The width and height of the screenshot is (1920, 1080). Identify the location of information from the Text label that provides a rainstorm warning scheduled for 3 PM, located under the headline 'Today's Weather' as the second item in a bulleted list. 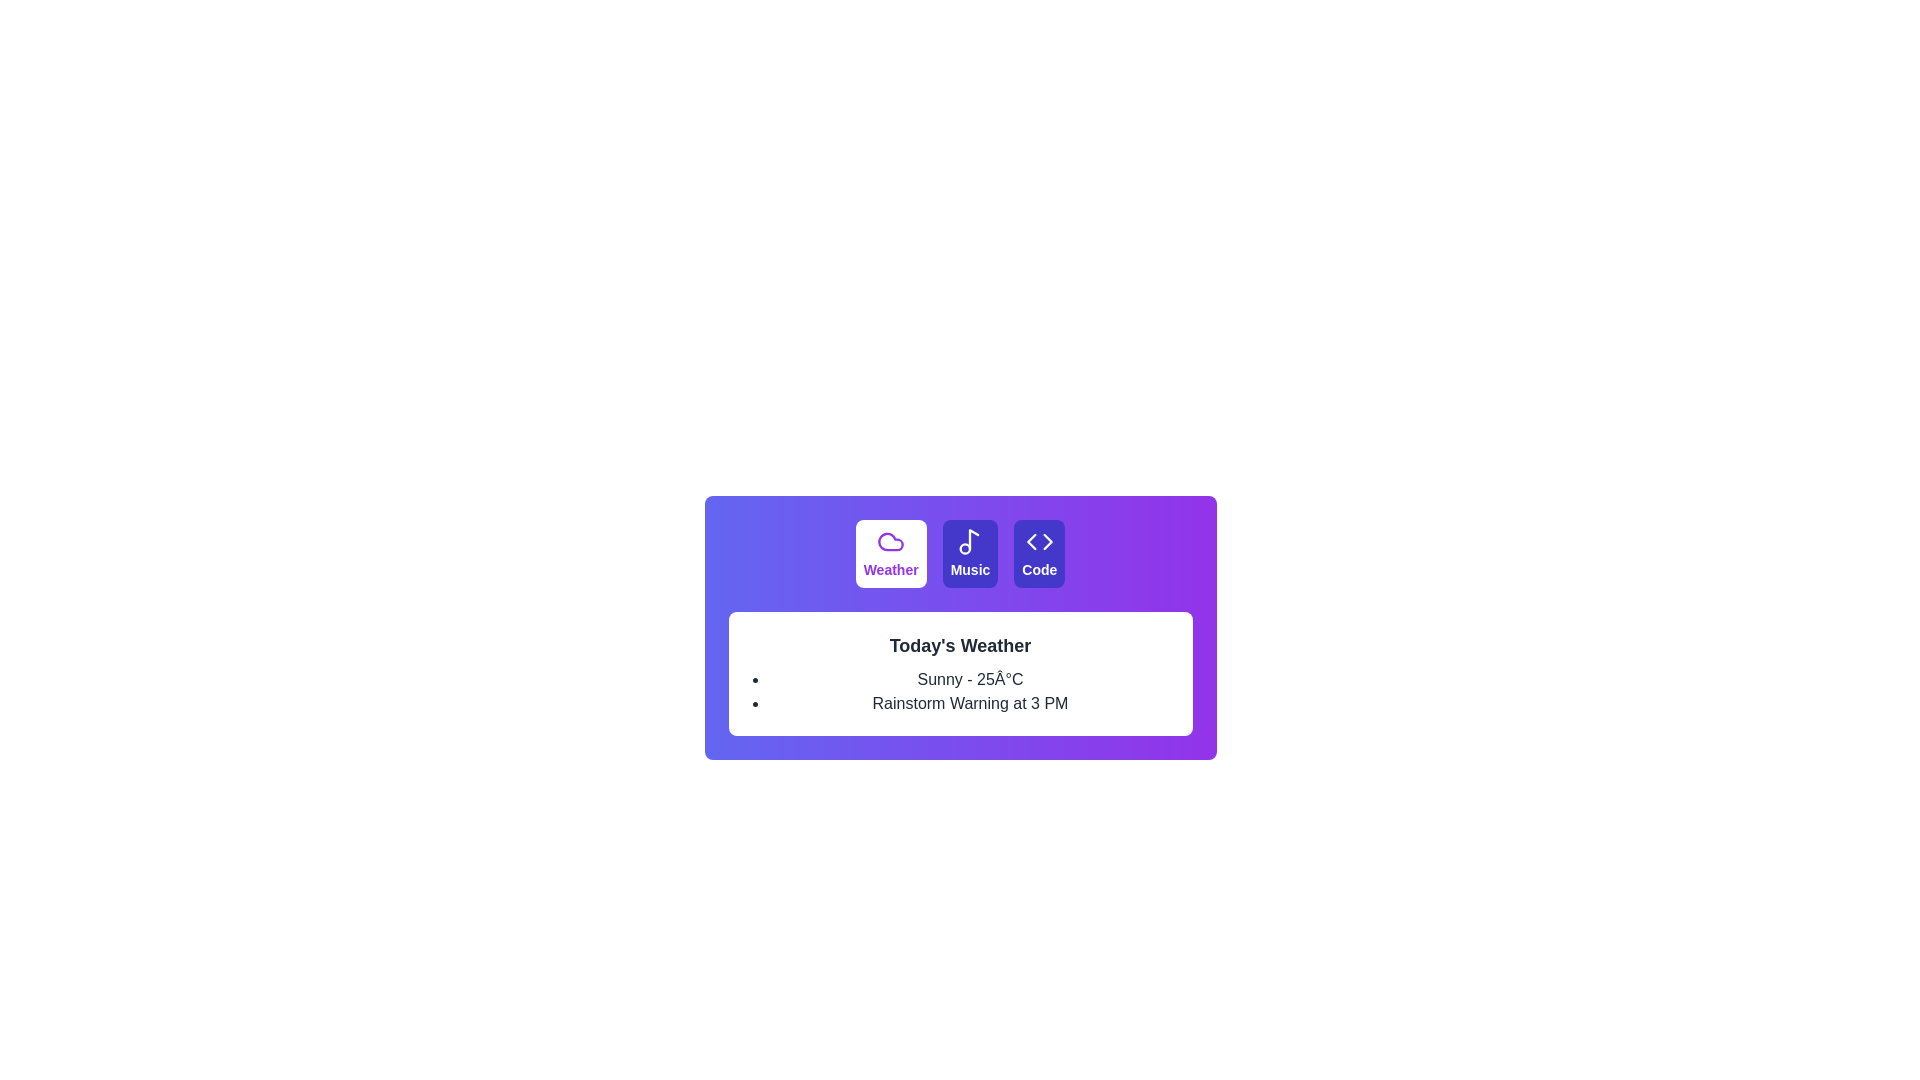
(970, 703).